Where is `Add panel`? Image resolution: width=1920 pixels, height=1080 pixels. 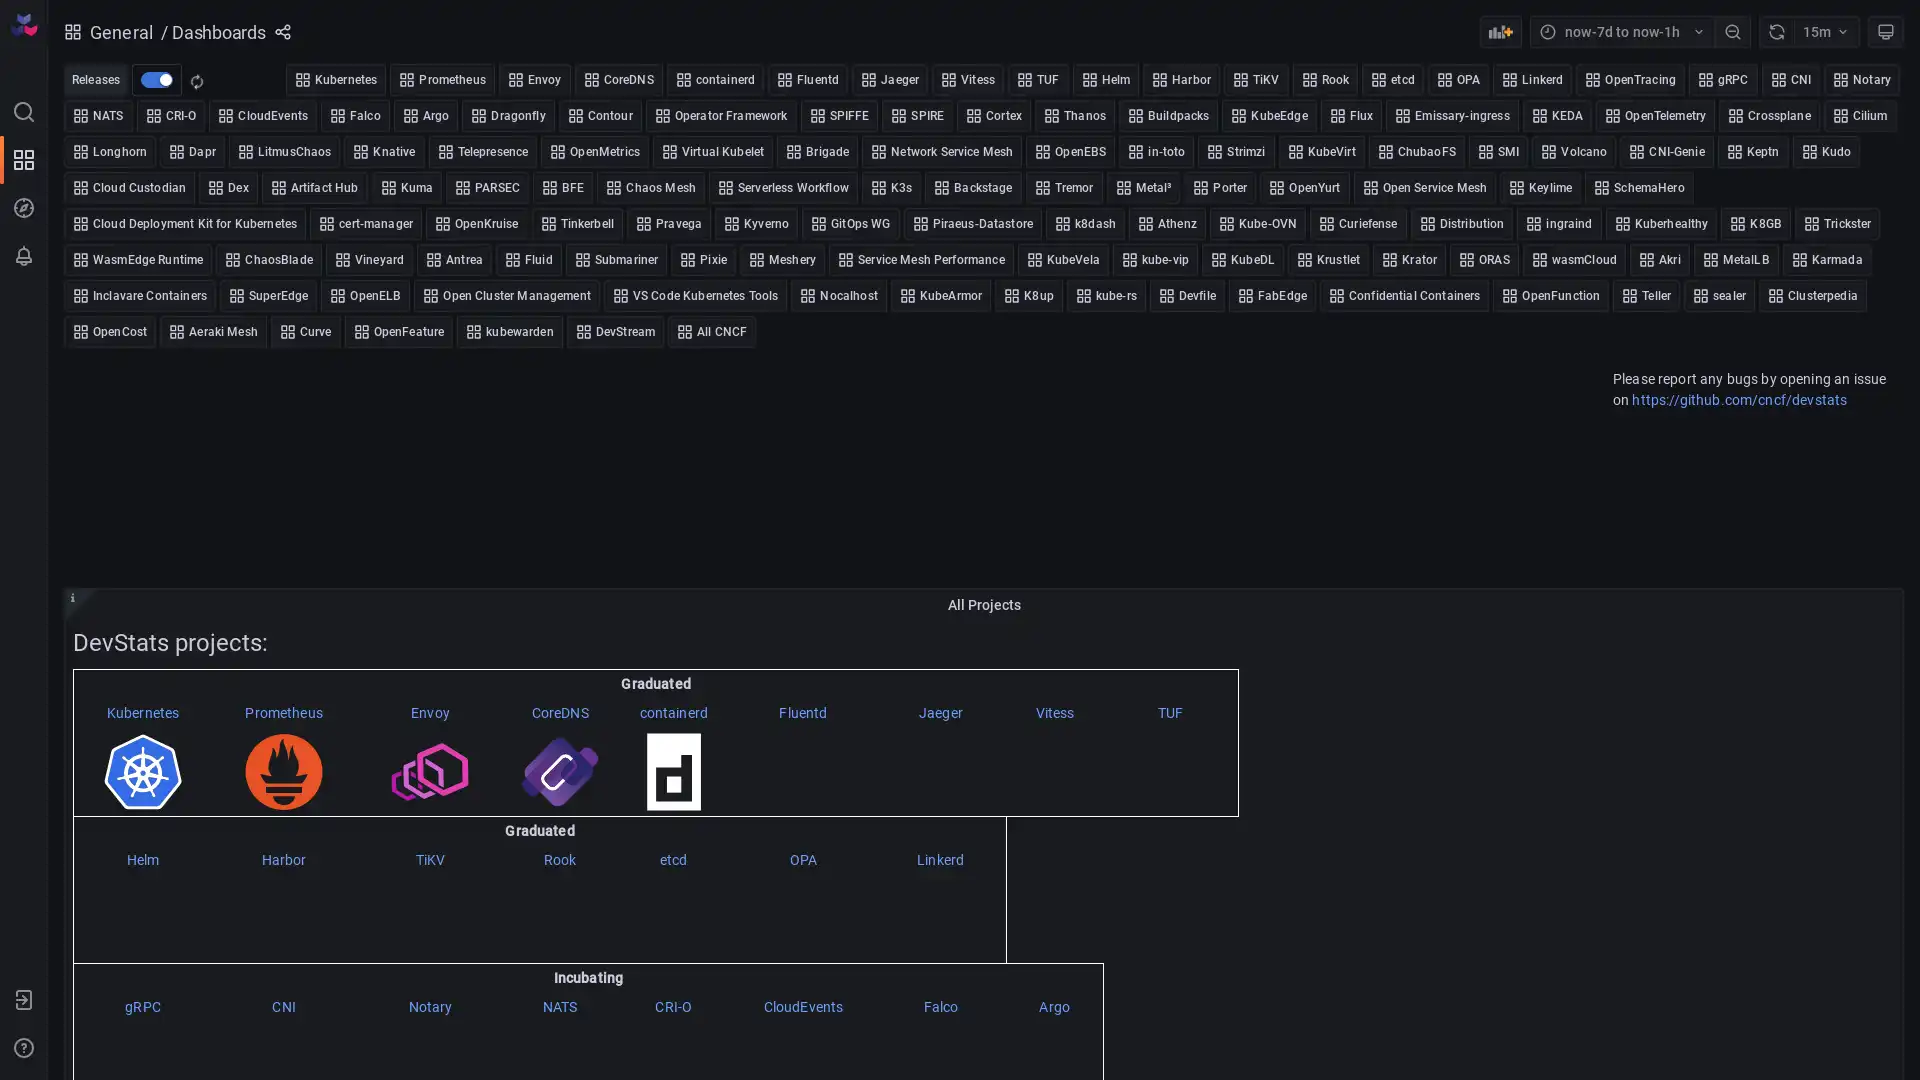
Add panel is located at coordinates (1501, 31).